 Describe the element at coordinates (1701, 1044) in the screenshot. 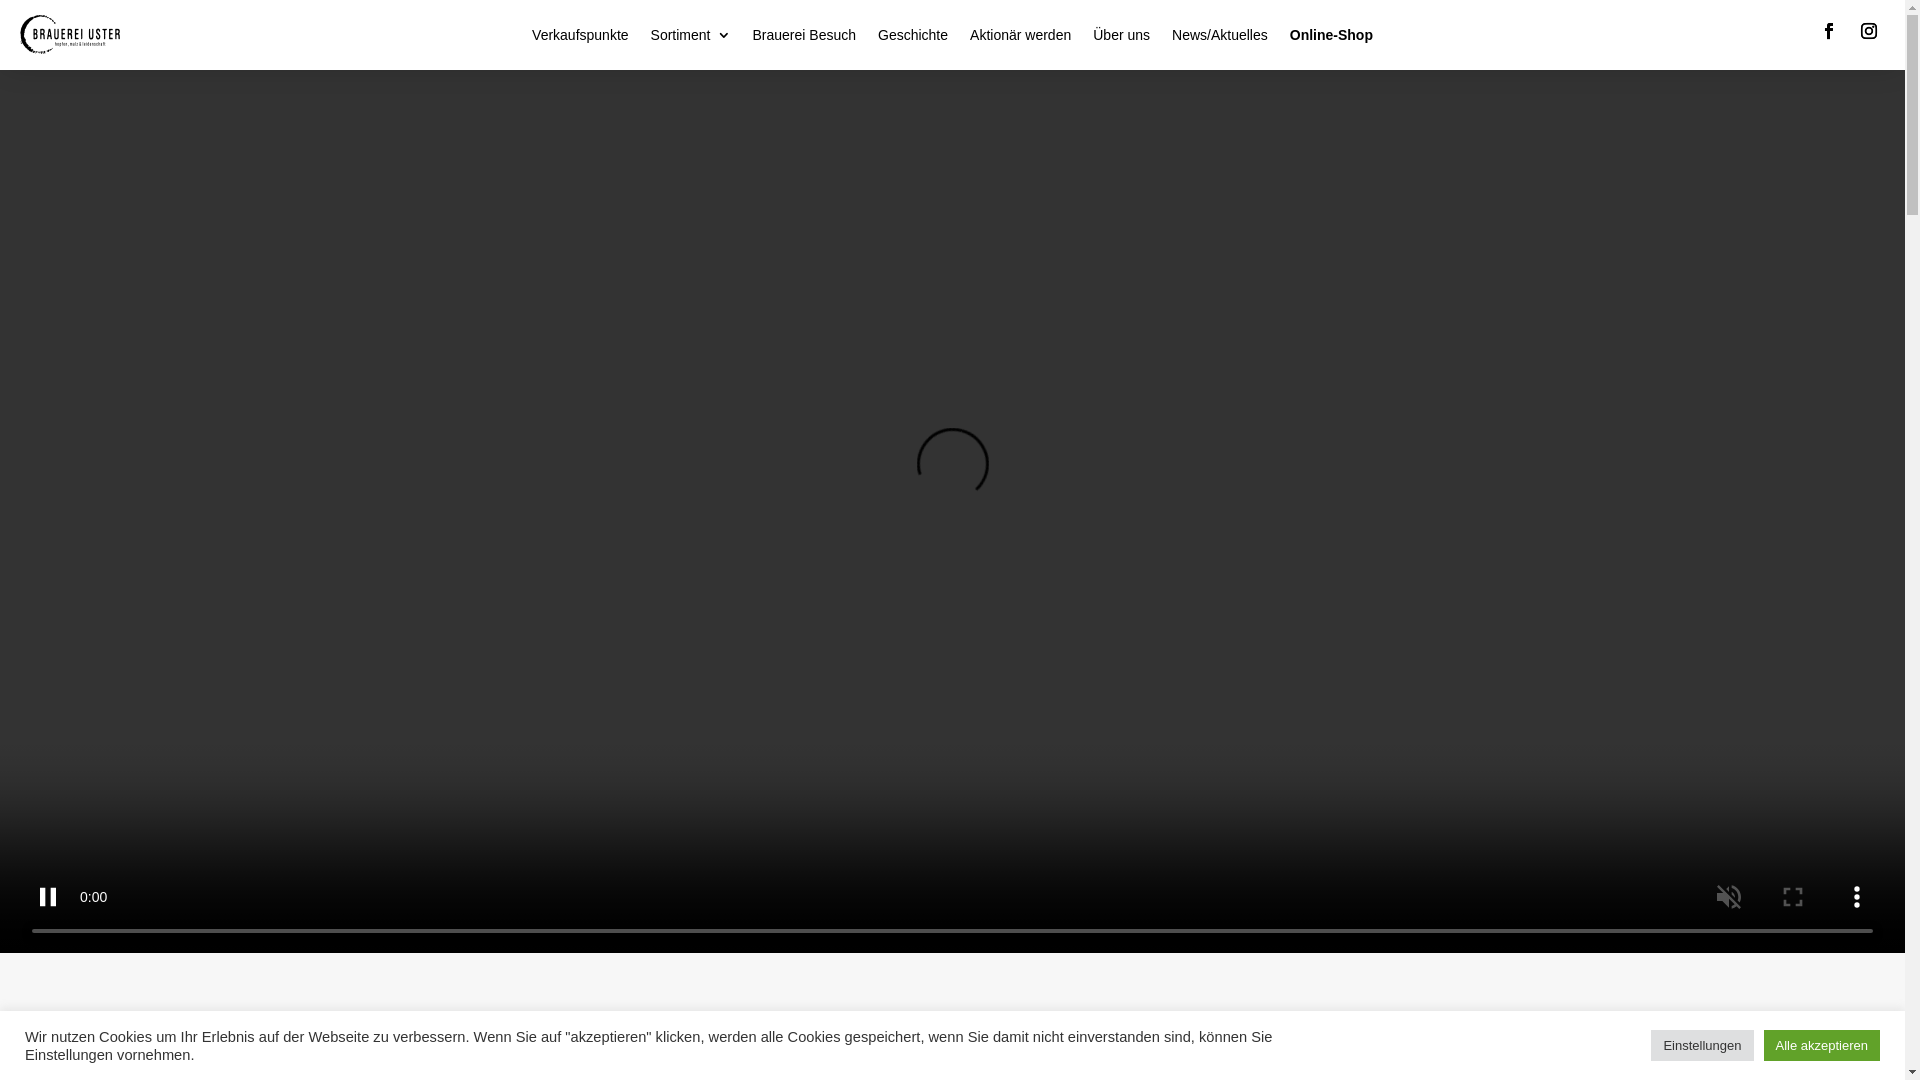

I see `'Einstellungen'` at that location.